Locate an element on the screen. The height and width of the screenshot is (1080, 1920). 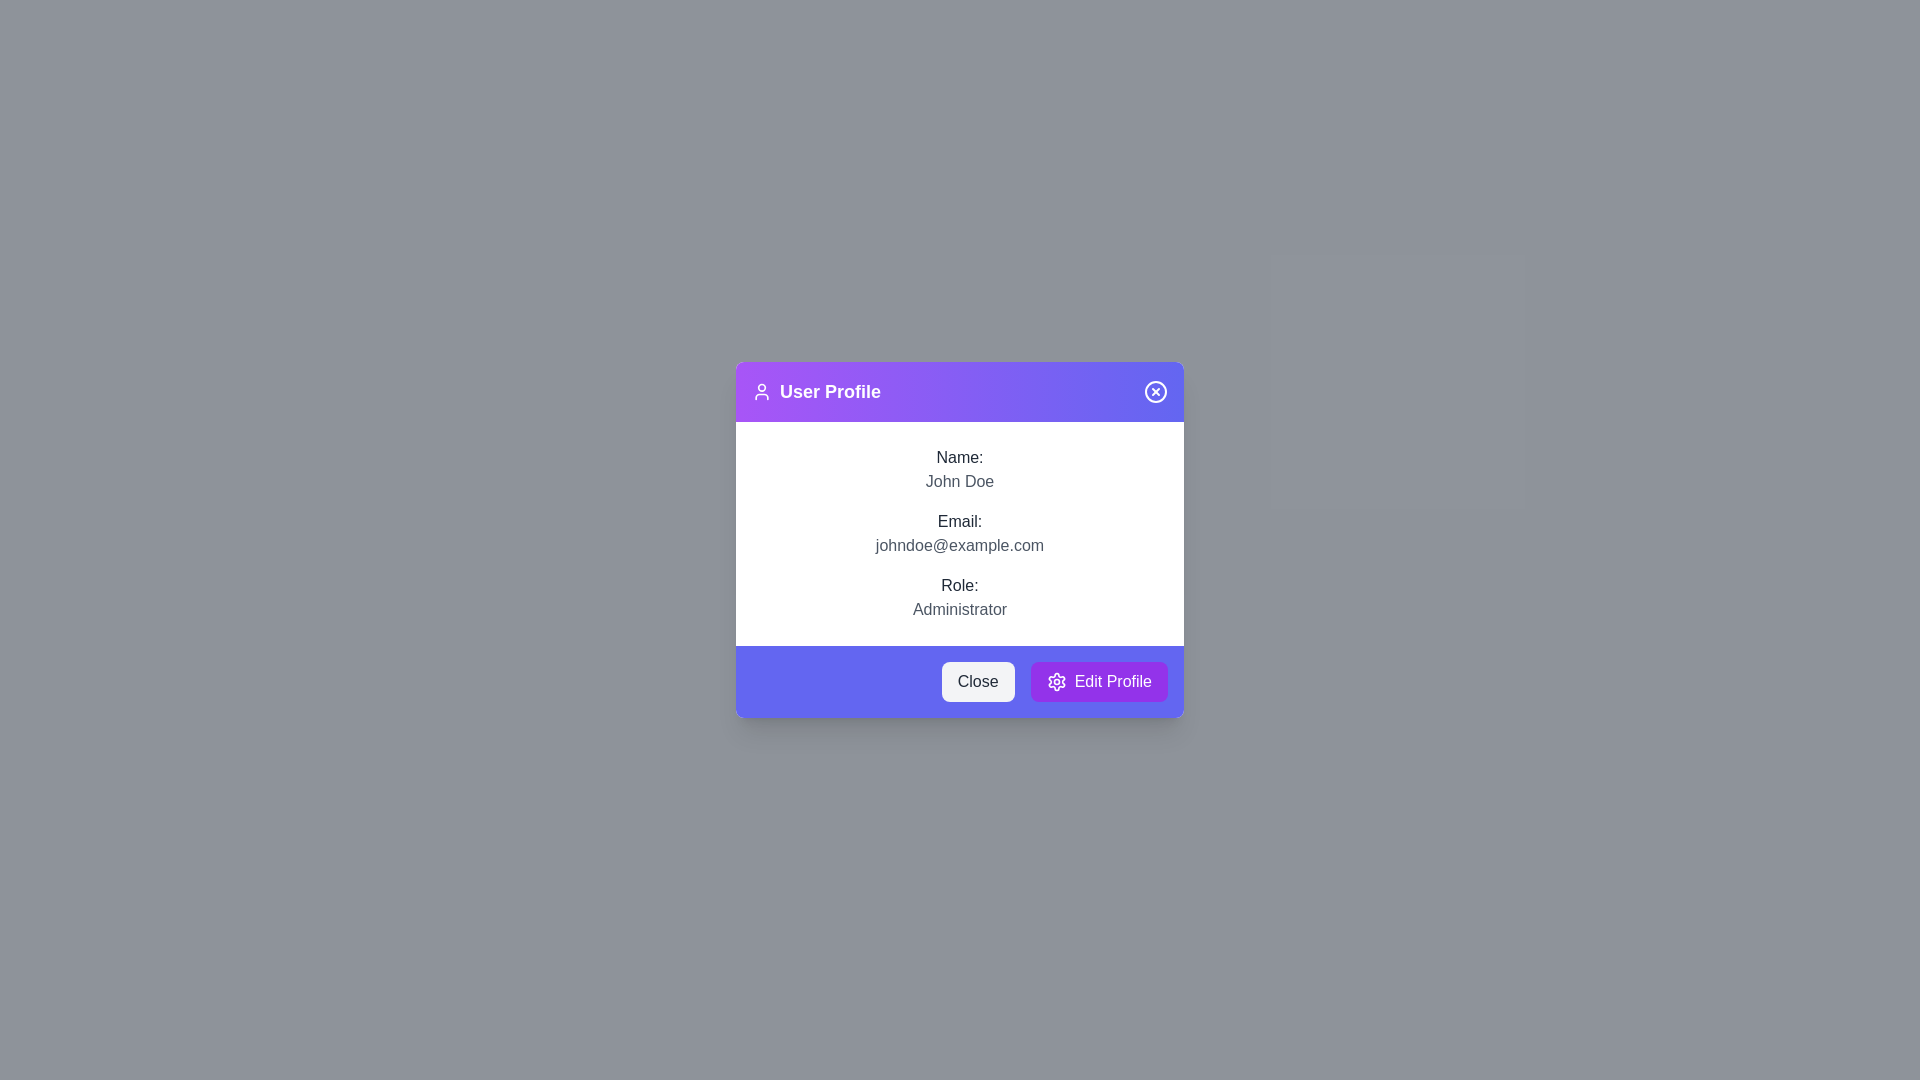
descriptive text label located beneath the 'Role:' label in the user profile section, which provides information about the role of the profile being viewed or edited is located at coordinates (960, 608).